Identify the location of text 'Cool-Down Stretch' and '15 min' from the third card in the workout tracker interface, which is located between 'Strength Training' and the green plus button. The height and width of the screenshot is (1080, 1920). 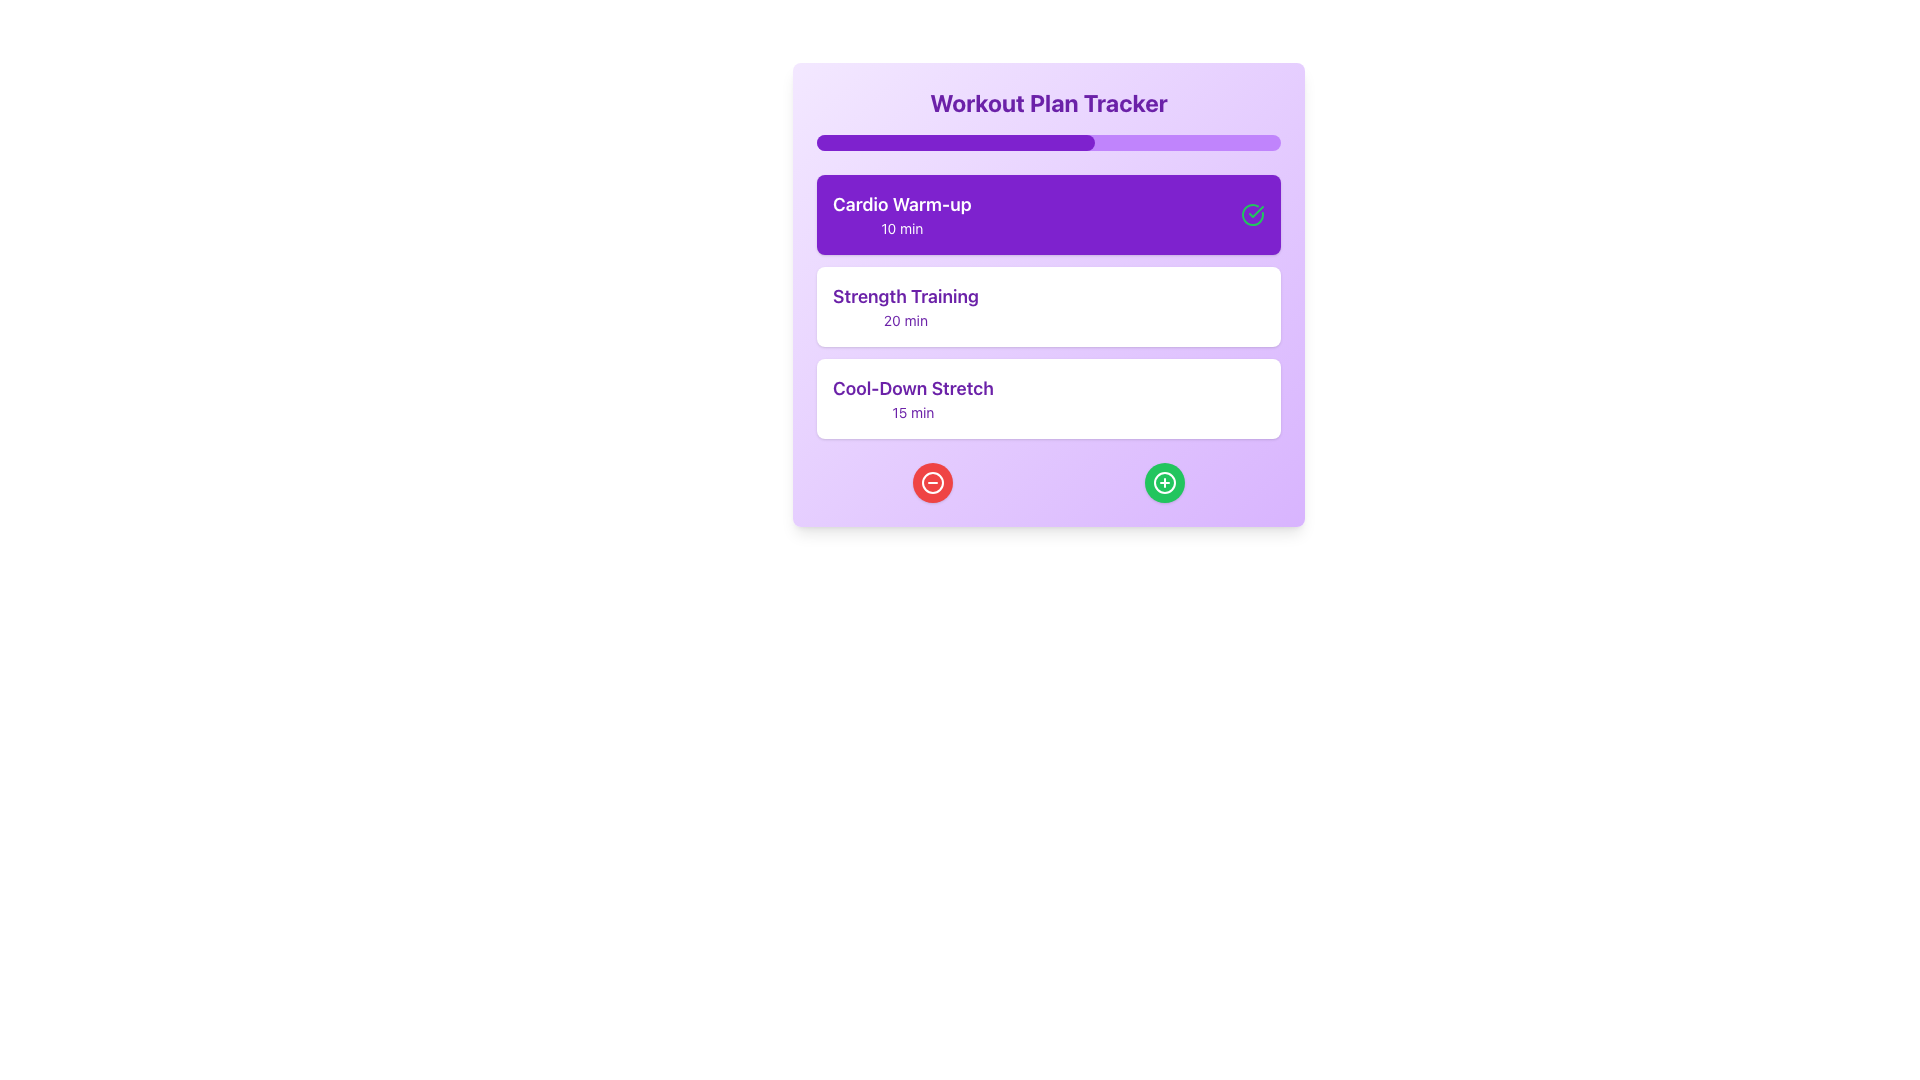
(912, 398).